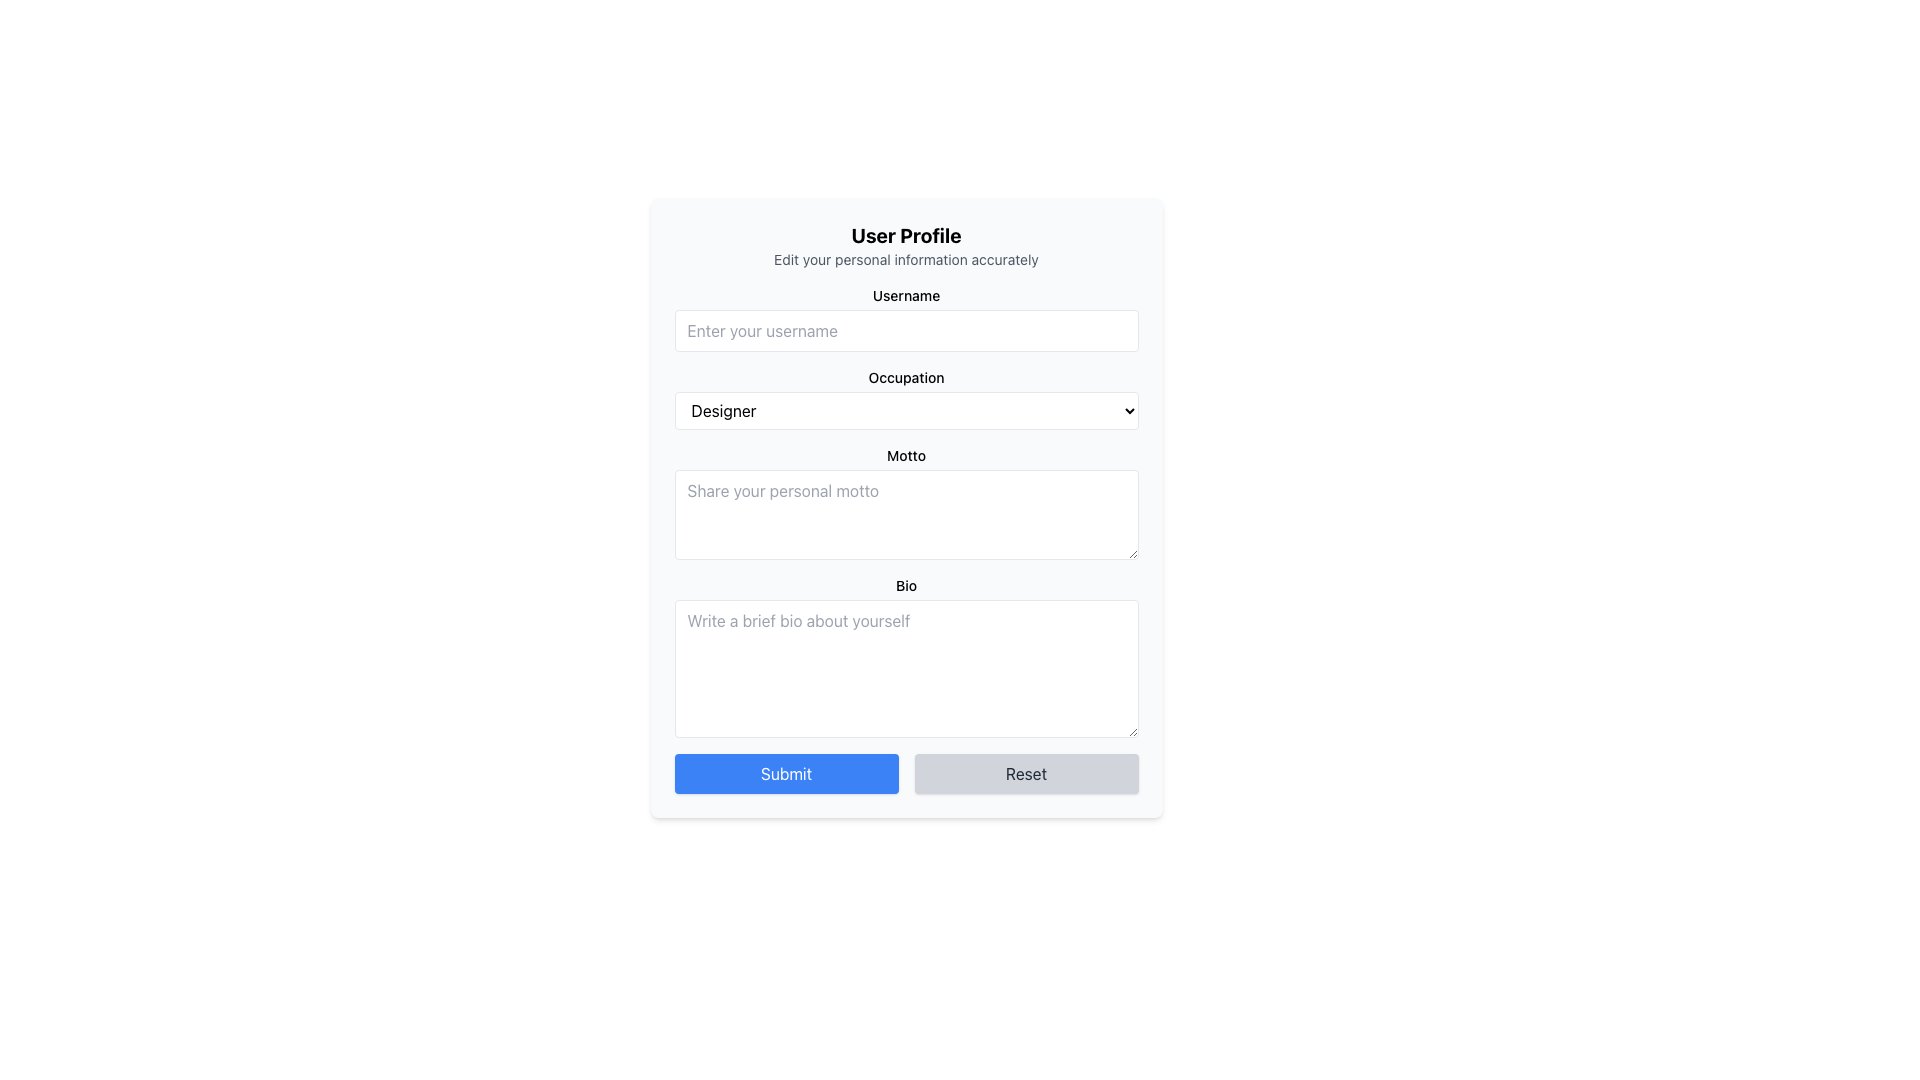 This screenshot has width=1920, height=1080. I want to click on the label displaying the word 'Motto', which is positioned above the text area input box for sharing a personal motto, so click(905, 455).